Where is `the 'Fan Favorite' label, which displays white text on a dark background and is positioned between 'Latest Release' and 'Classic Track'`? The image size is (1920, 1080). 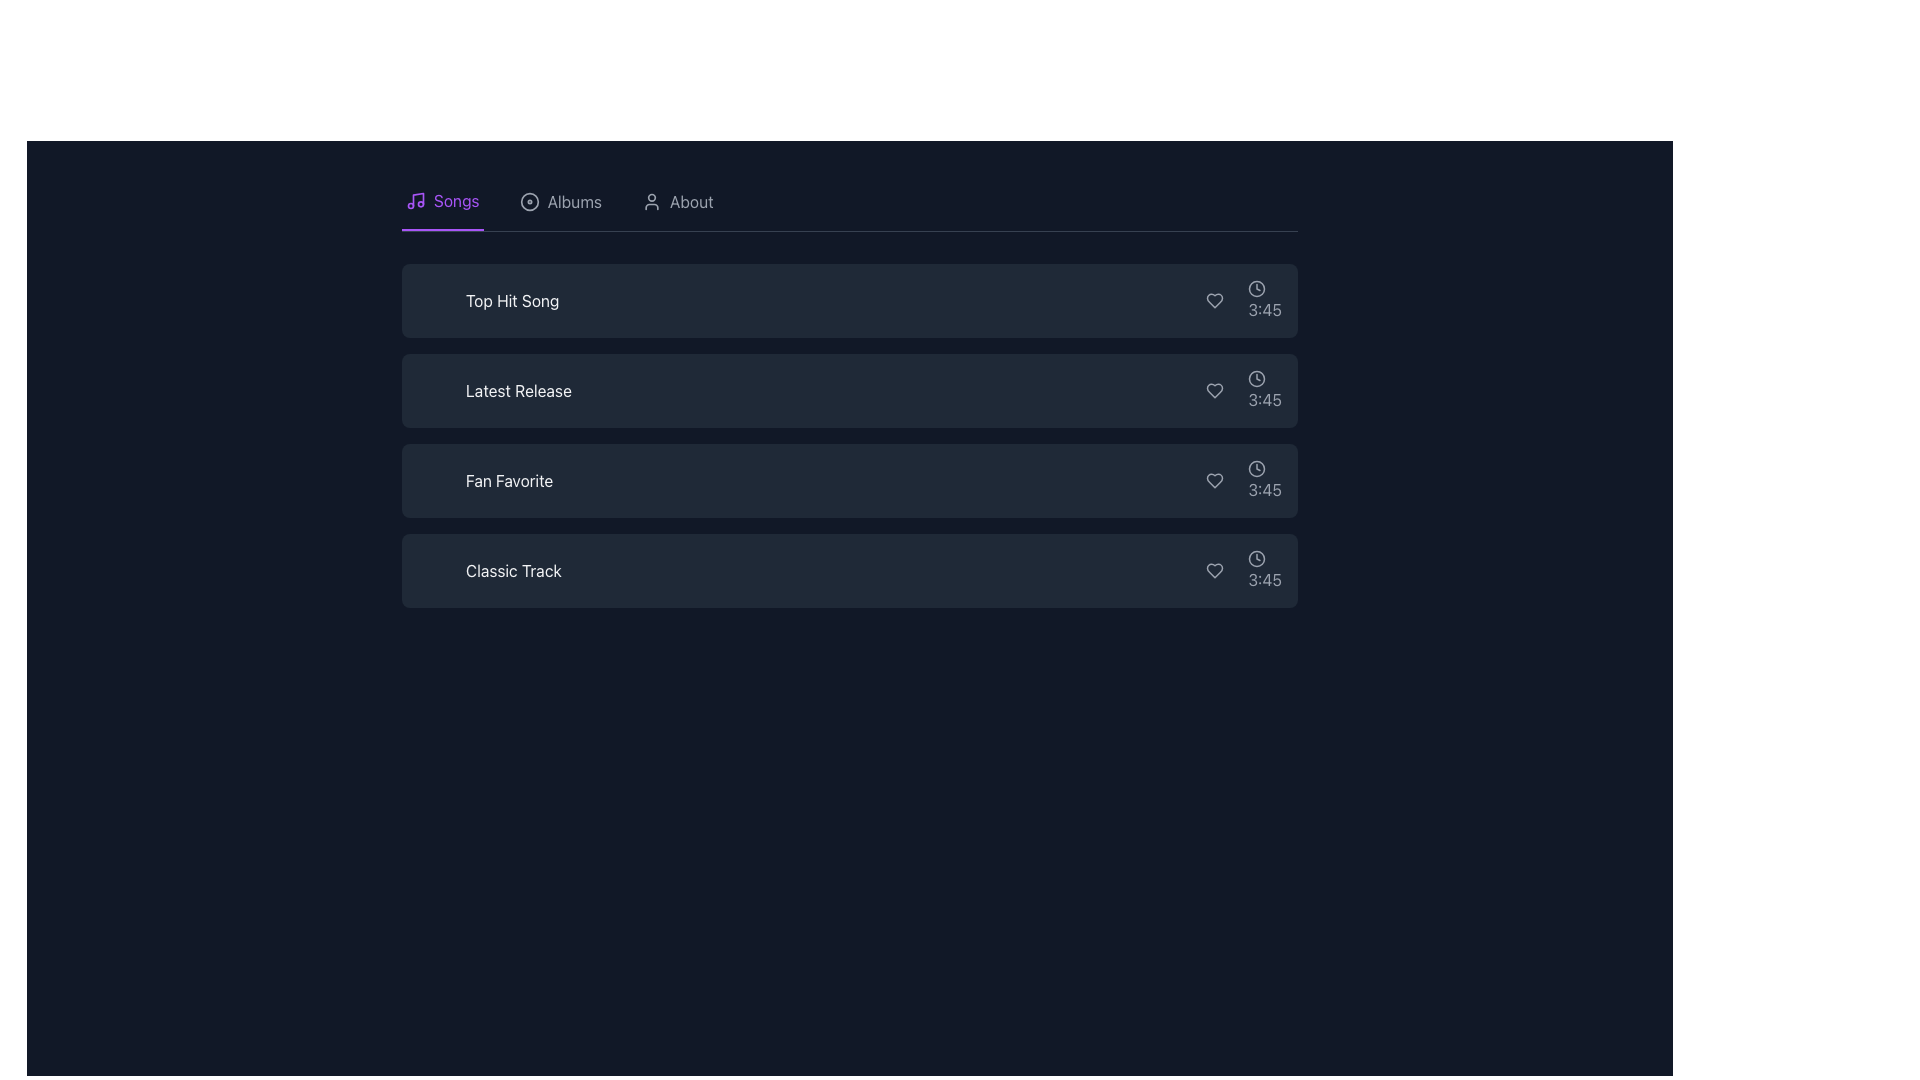
the 'Fan Favorite' label, which displays white text on a dark background and is positioned between 'Latest Release' and 'Classic Track' is located at coordinates (509, 481).